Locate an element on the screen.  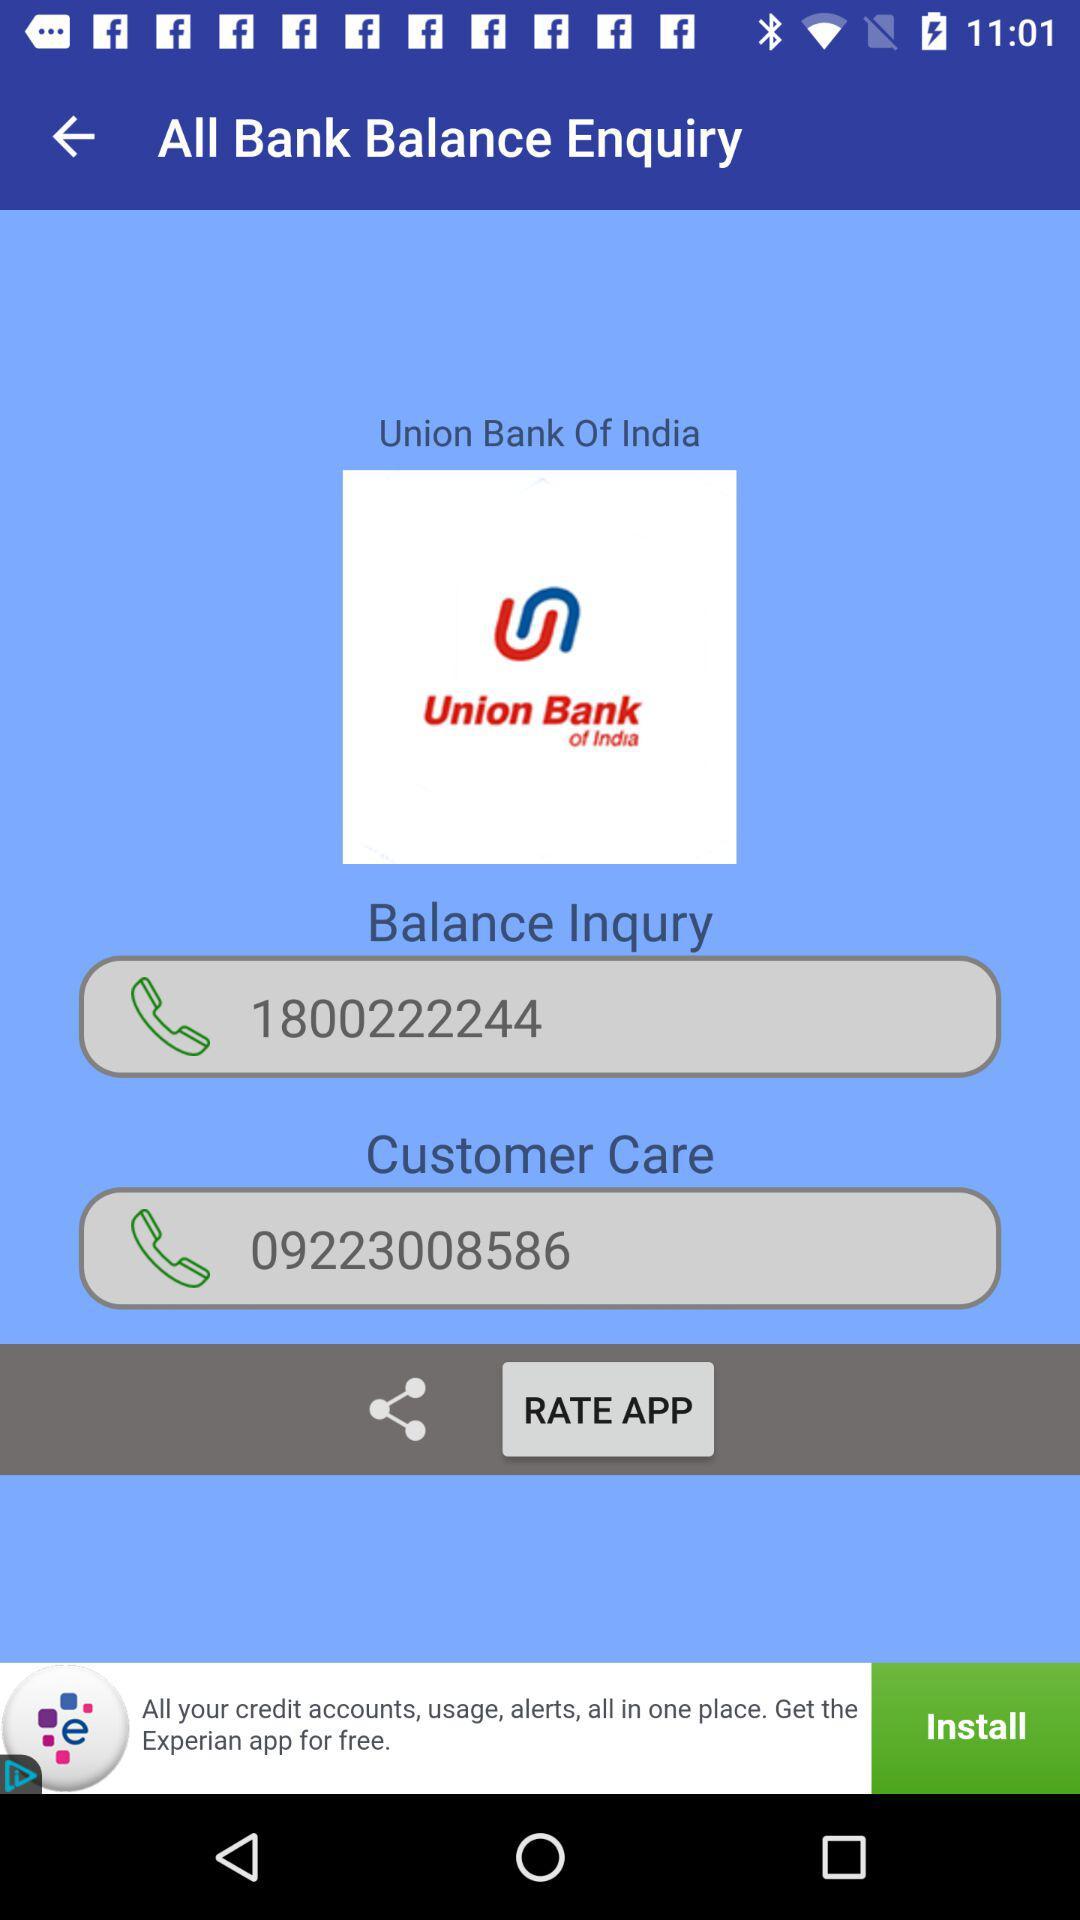
rate app icon is located at coordinates (607, 1408).